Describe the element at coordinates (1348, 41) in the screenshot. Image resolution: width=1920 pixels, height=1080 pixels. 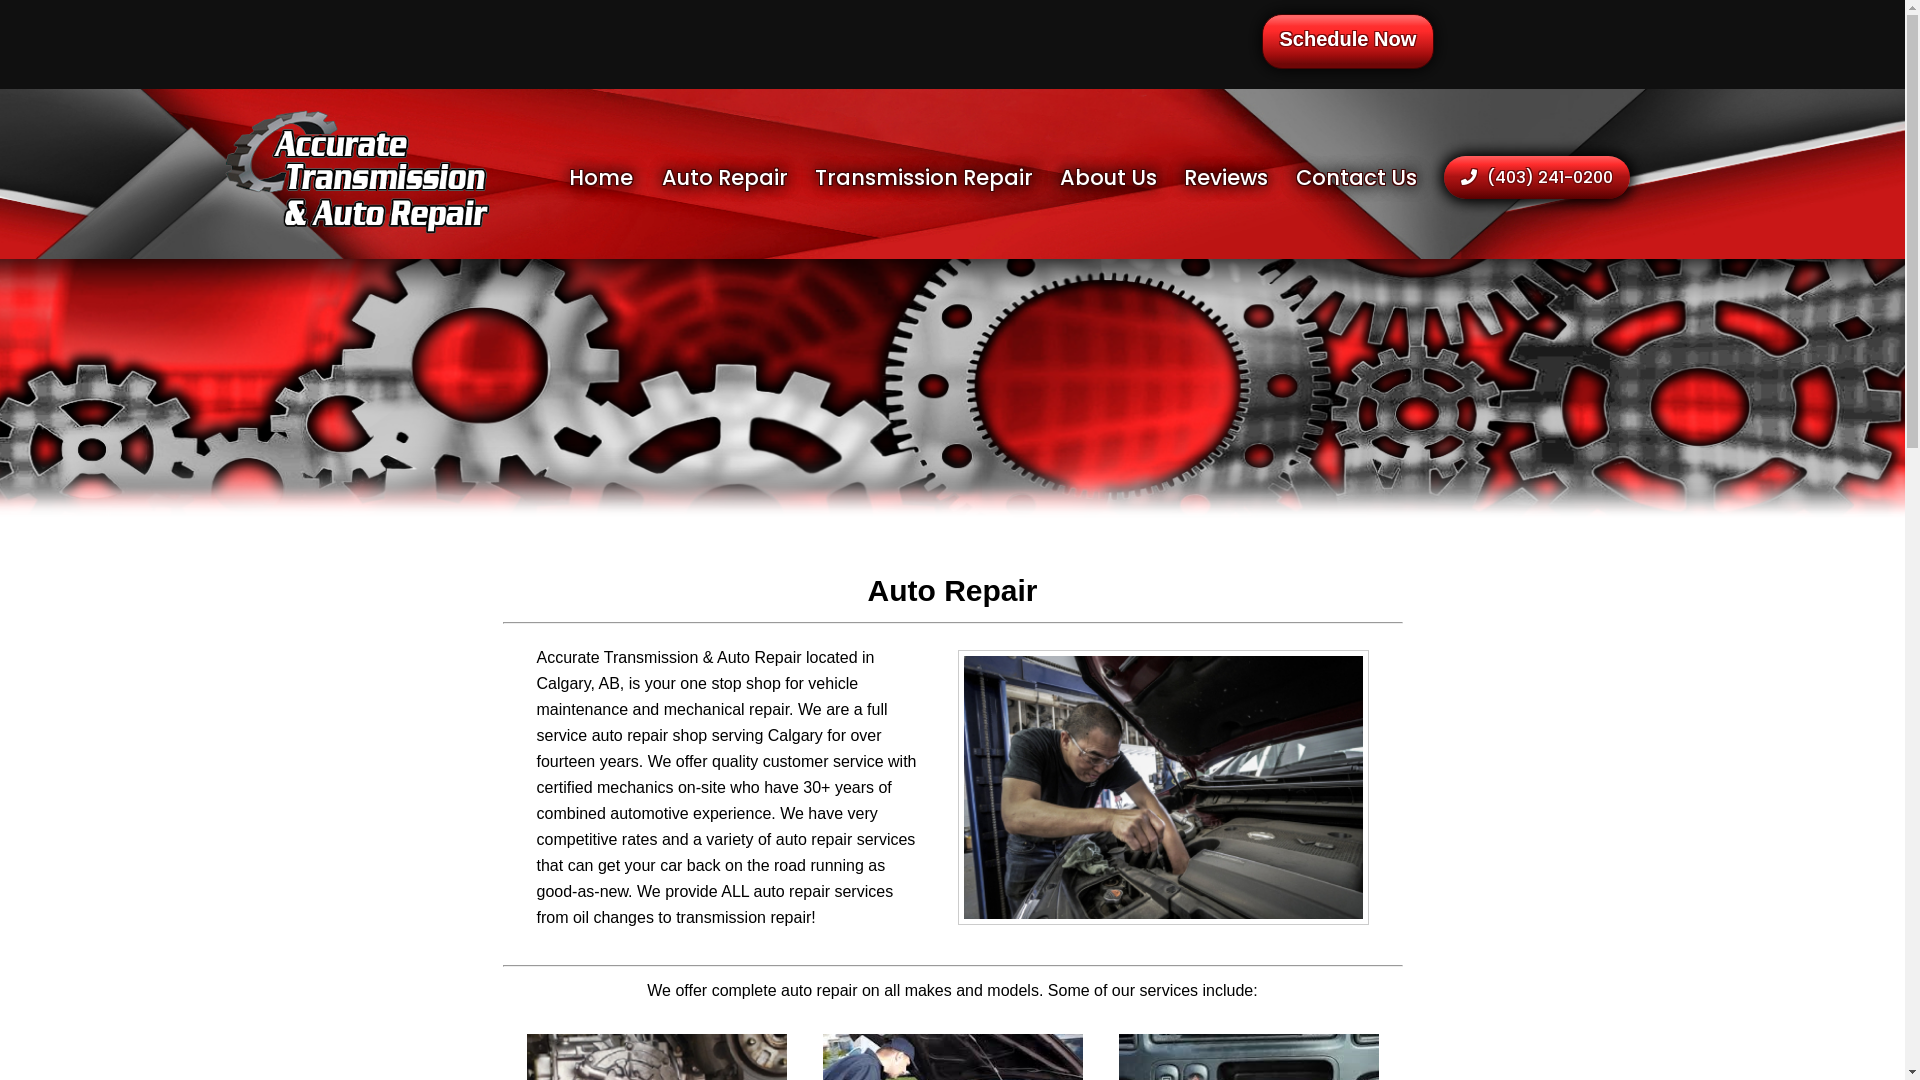
I see `'Schedule Now'` at that location.